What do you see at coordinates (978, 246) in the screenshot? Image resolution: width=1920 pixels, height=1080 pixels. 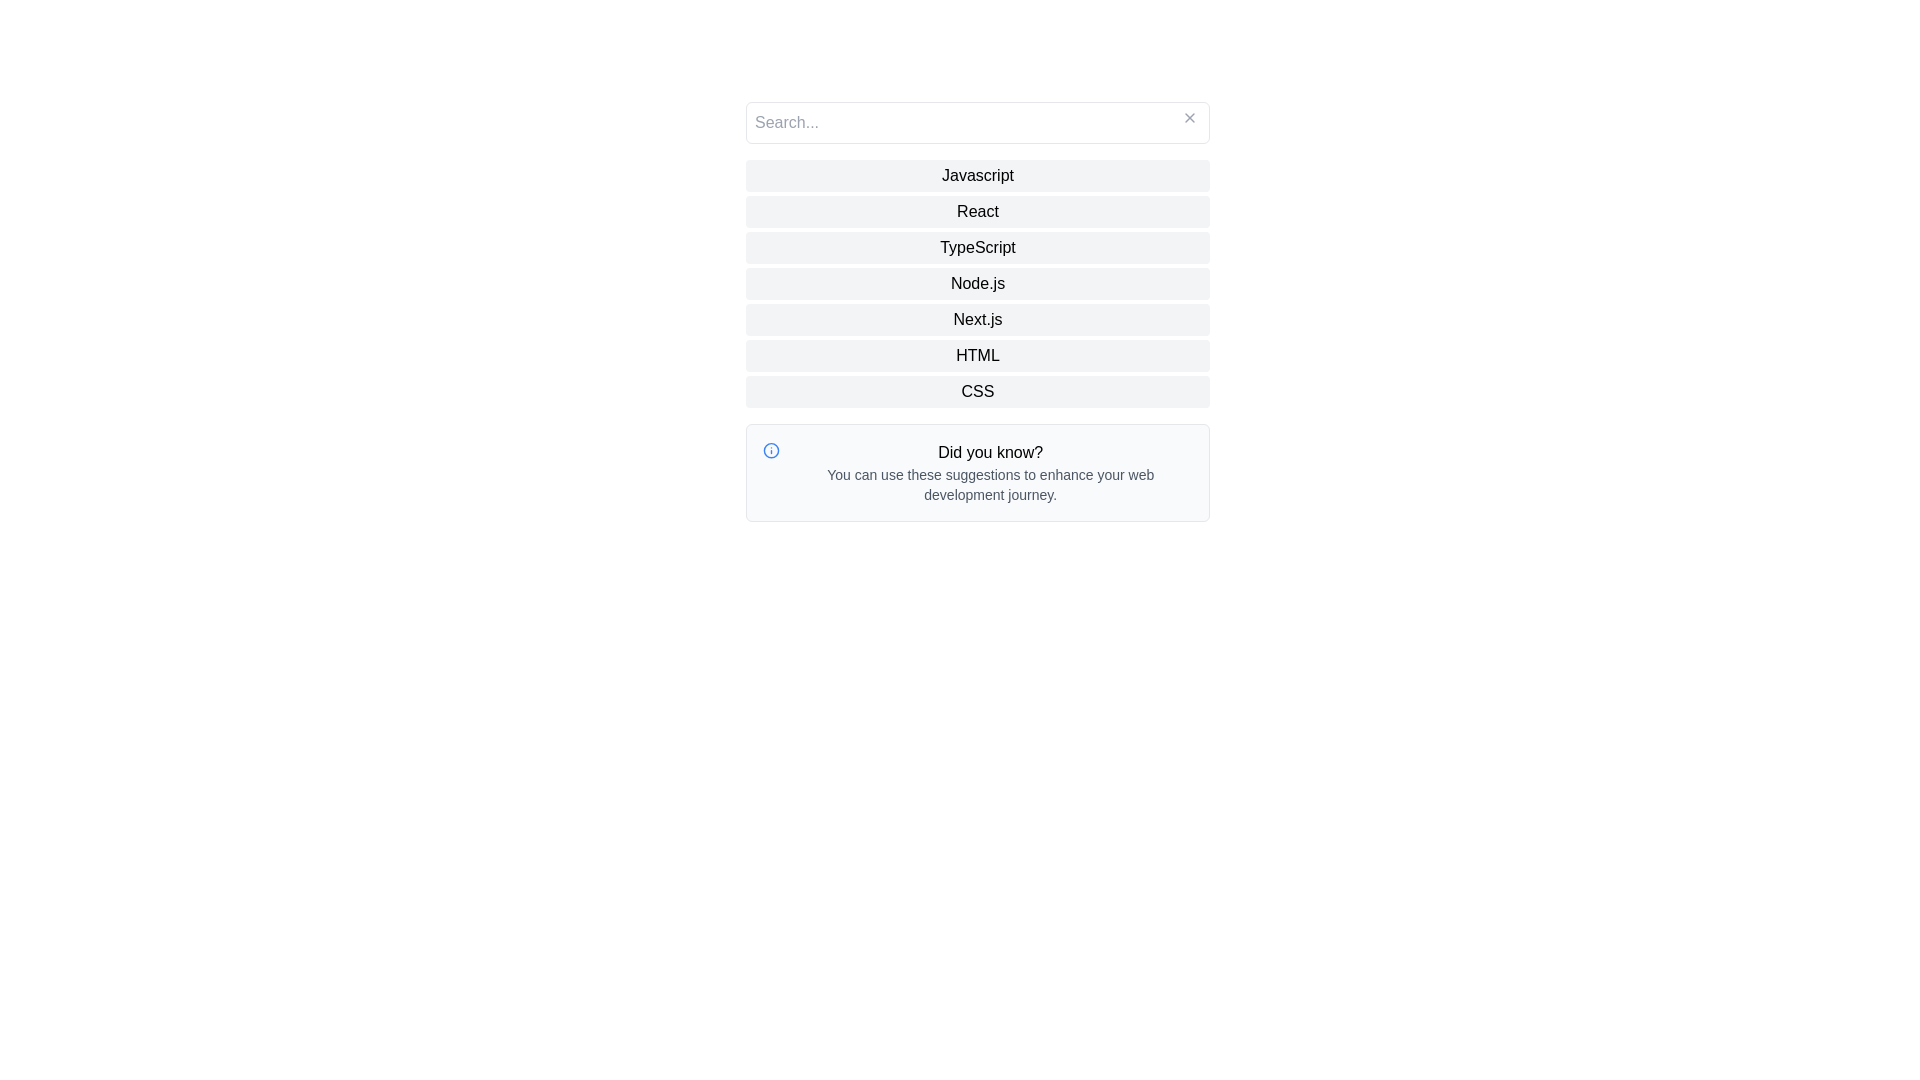 I see `the 'TypeScript' button, which is the third item in a vertical list of programming languages positioned centrally in the viewport` at bounding box center [978, 246].